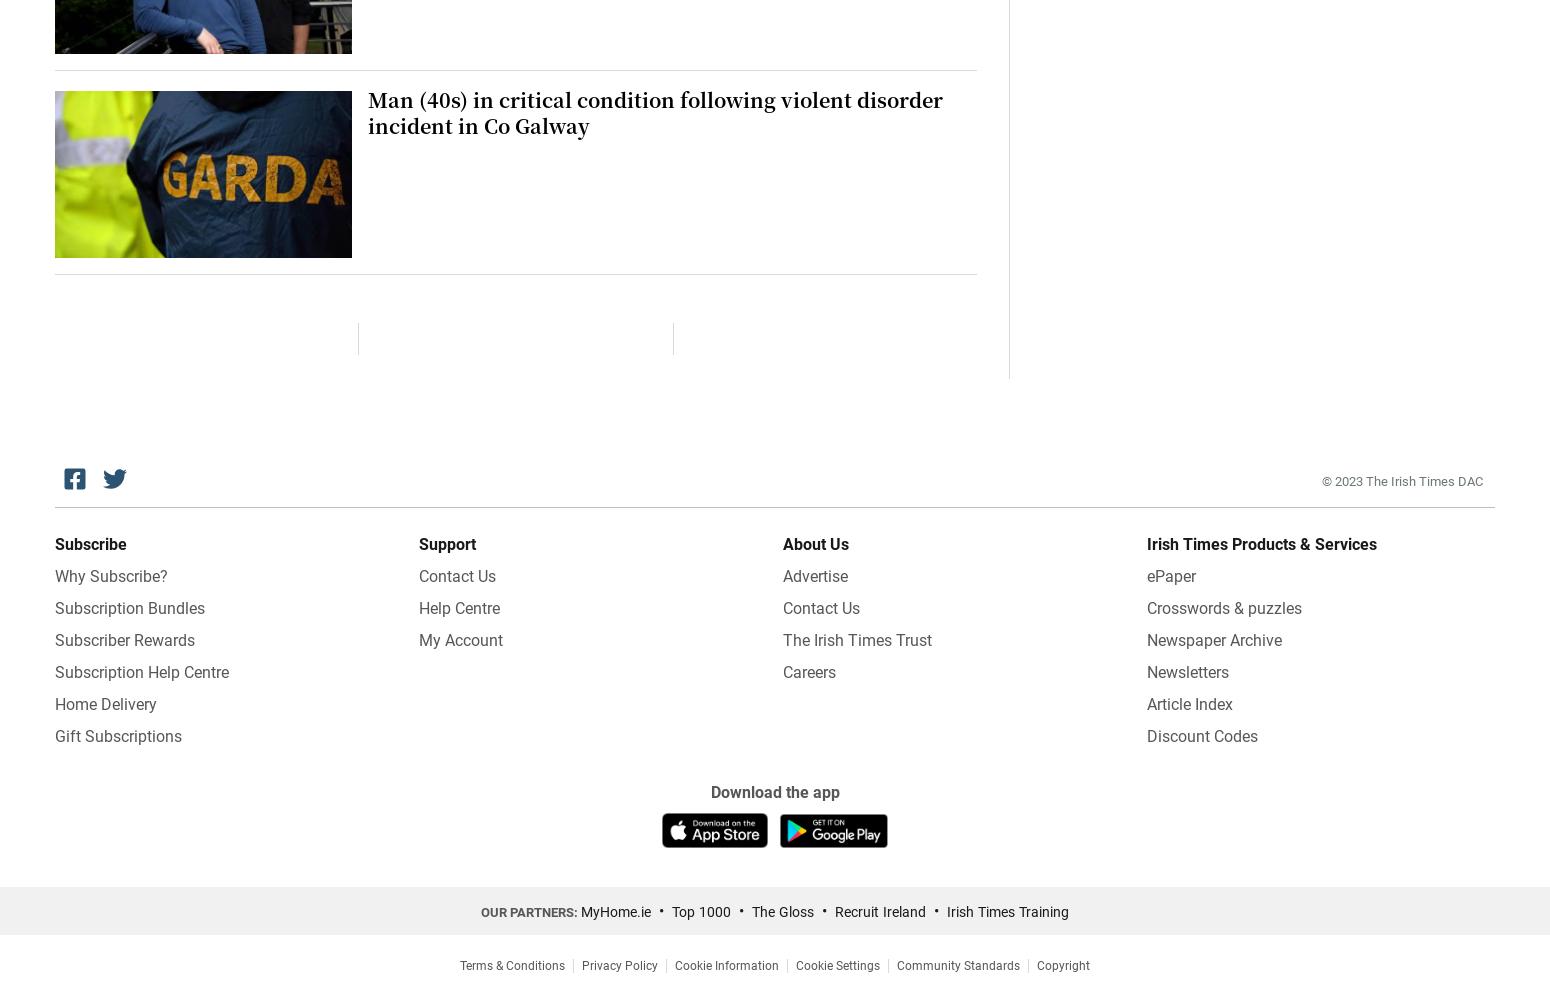 The height and width of the screenshot is (1005, 1550). What do you see at coordinates (814, 574) in the screenshot?
I see `'Advertise'` at bounding box center [814, 574].